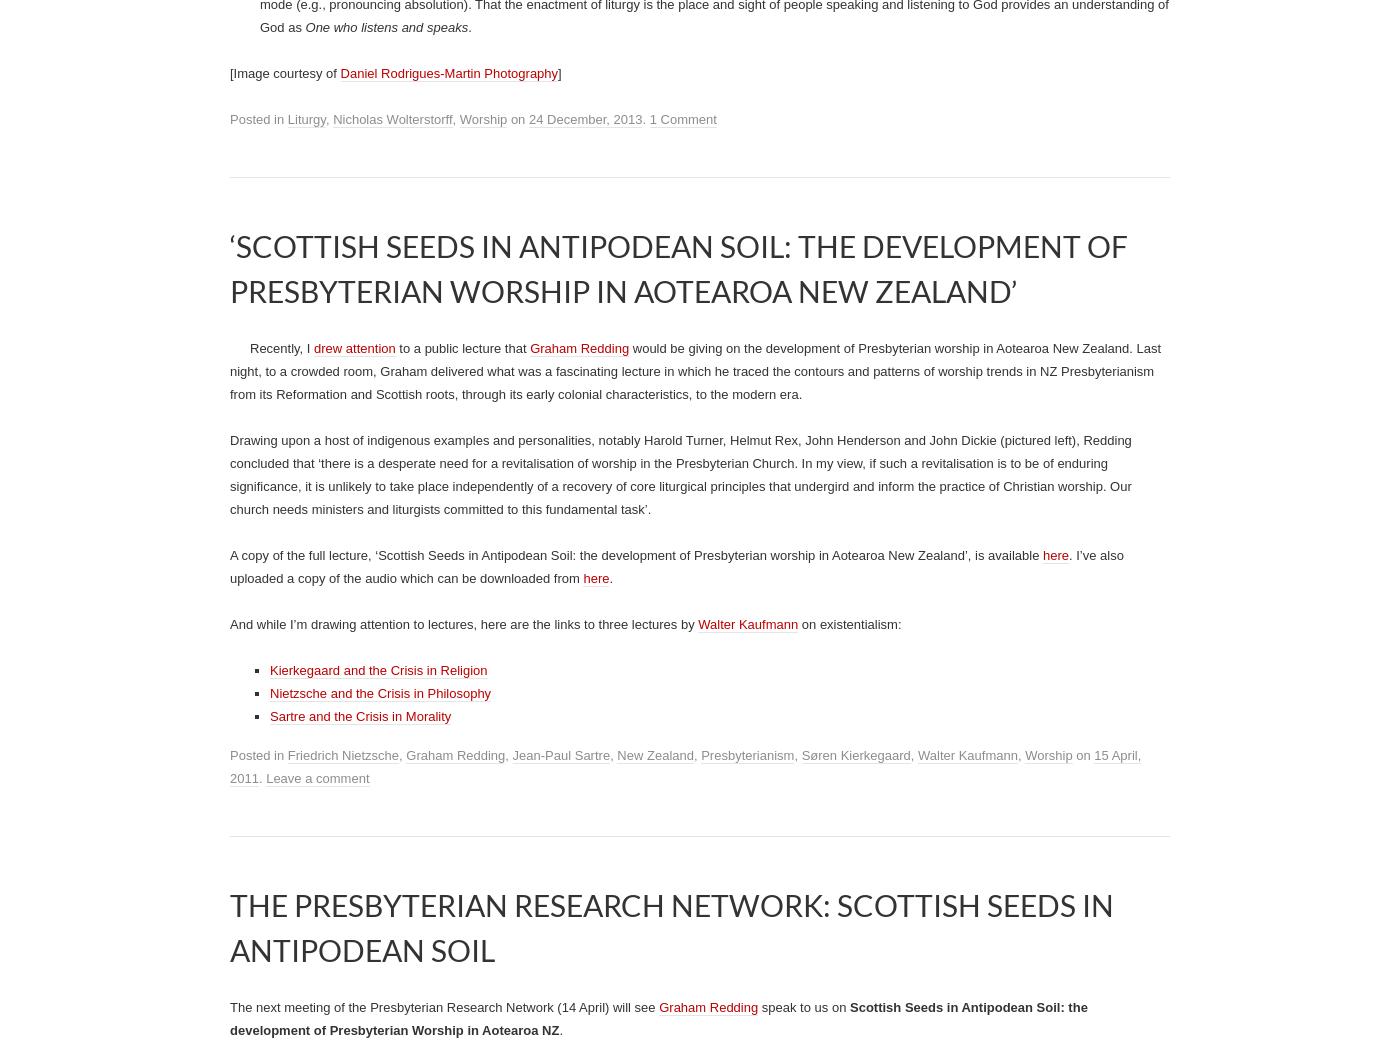 Image resolution: width=1400 pixels, height=1052 pixels. What do you see at coordinates (259, 414) in the screenshot?
I see `'(or as it accords with the convergence of the five traditions he is considering), the third and highest level of implicitness (see'` at bounding box center [259, 414].